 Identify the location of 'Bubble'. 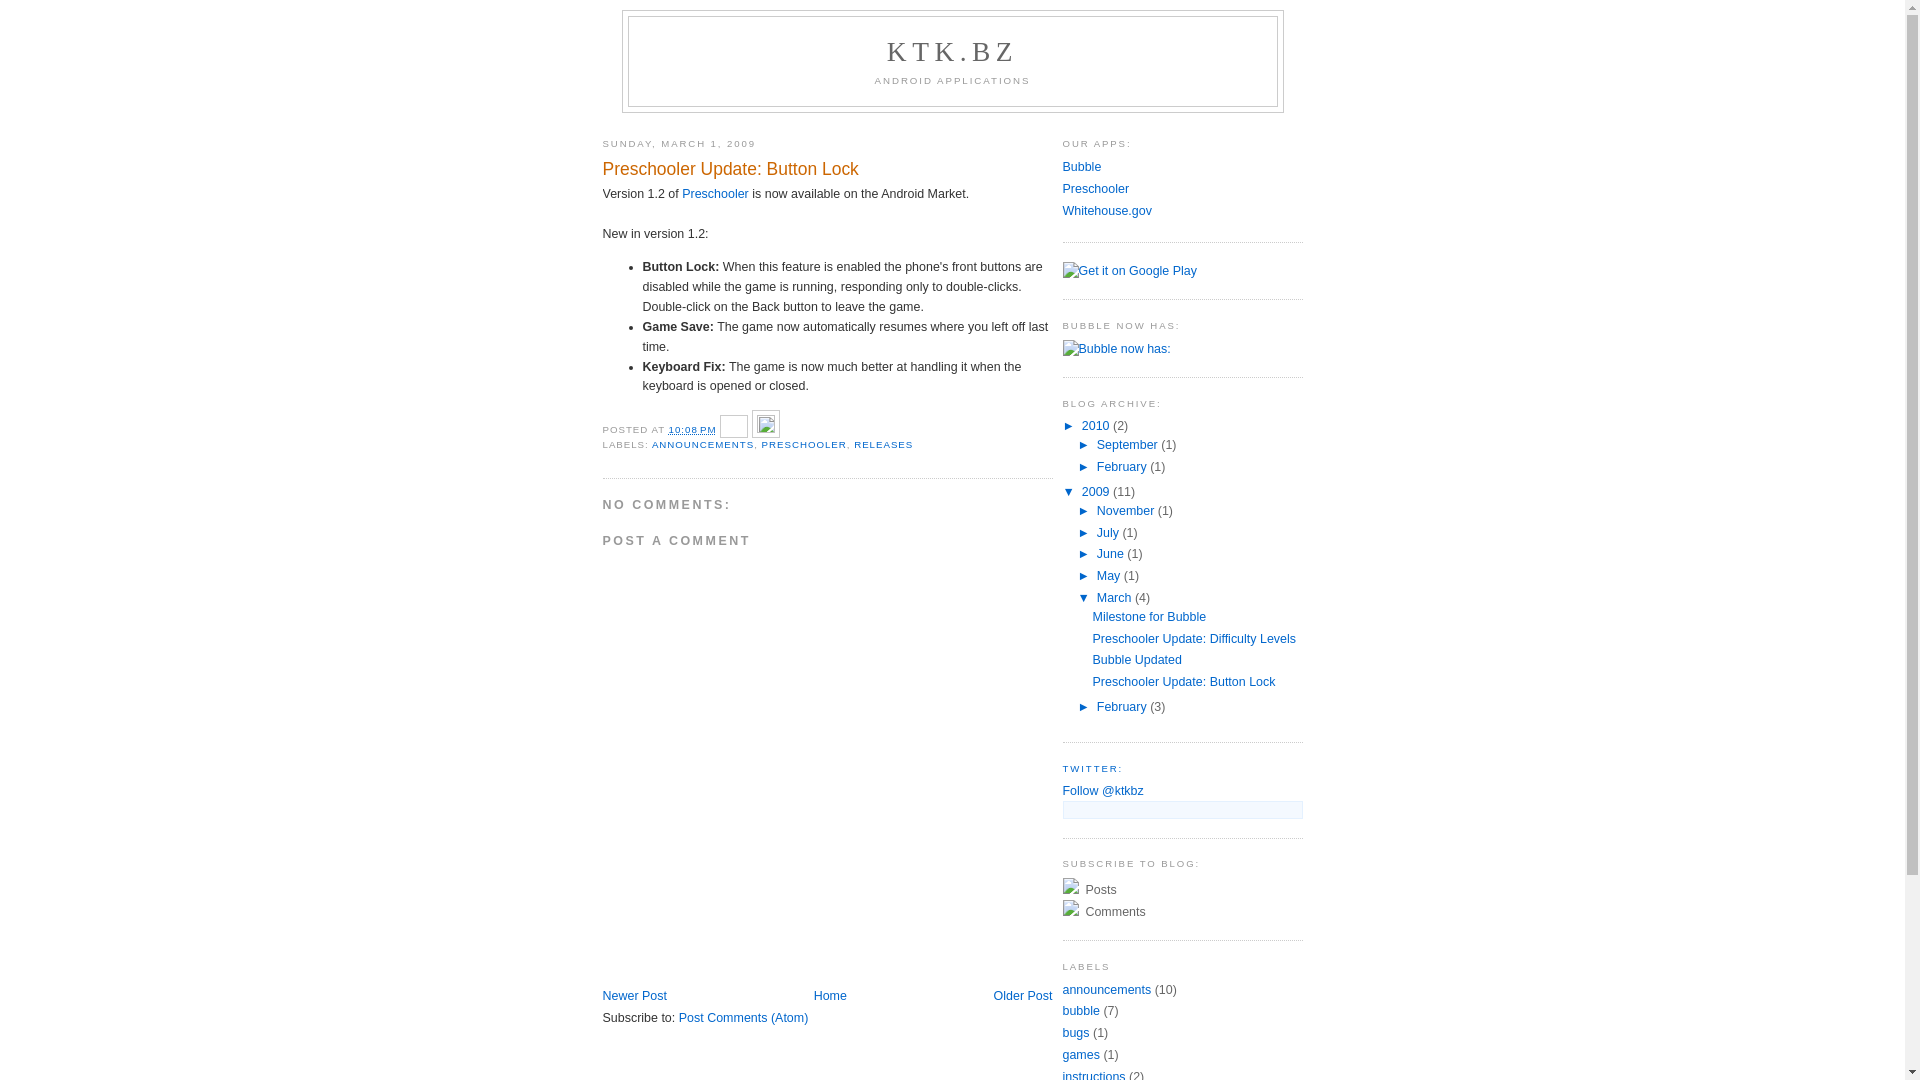
(1080, 165).